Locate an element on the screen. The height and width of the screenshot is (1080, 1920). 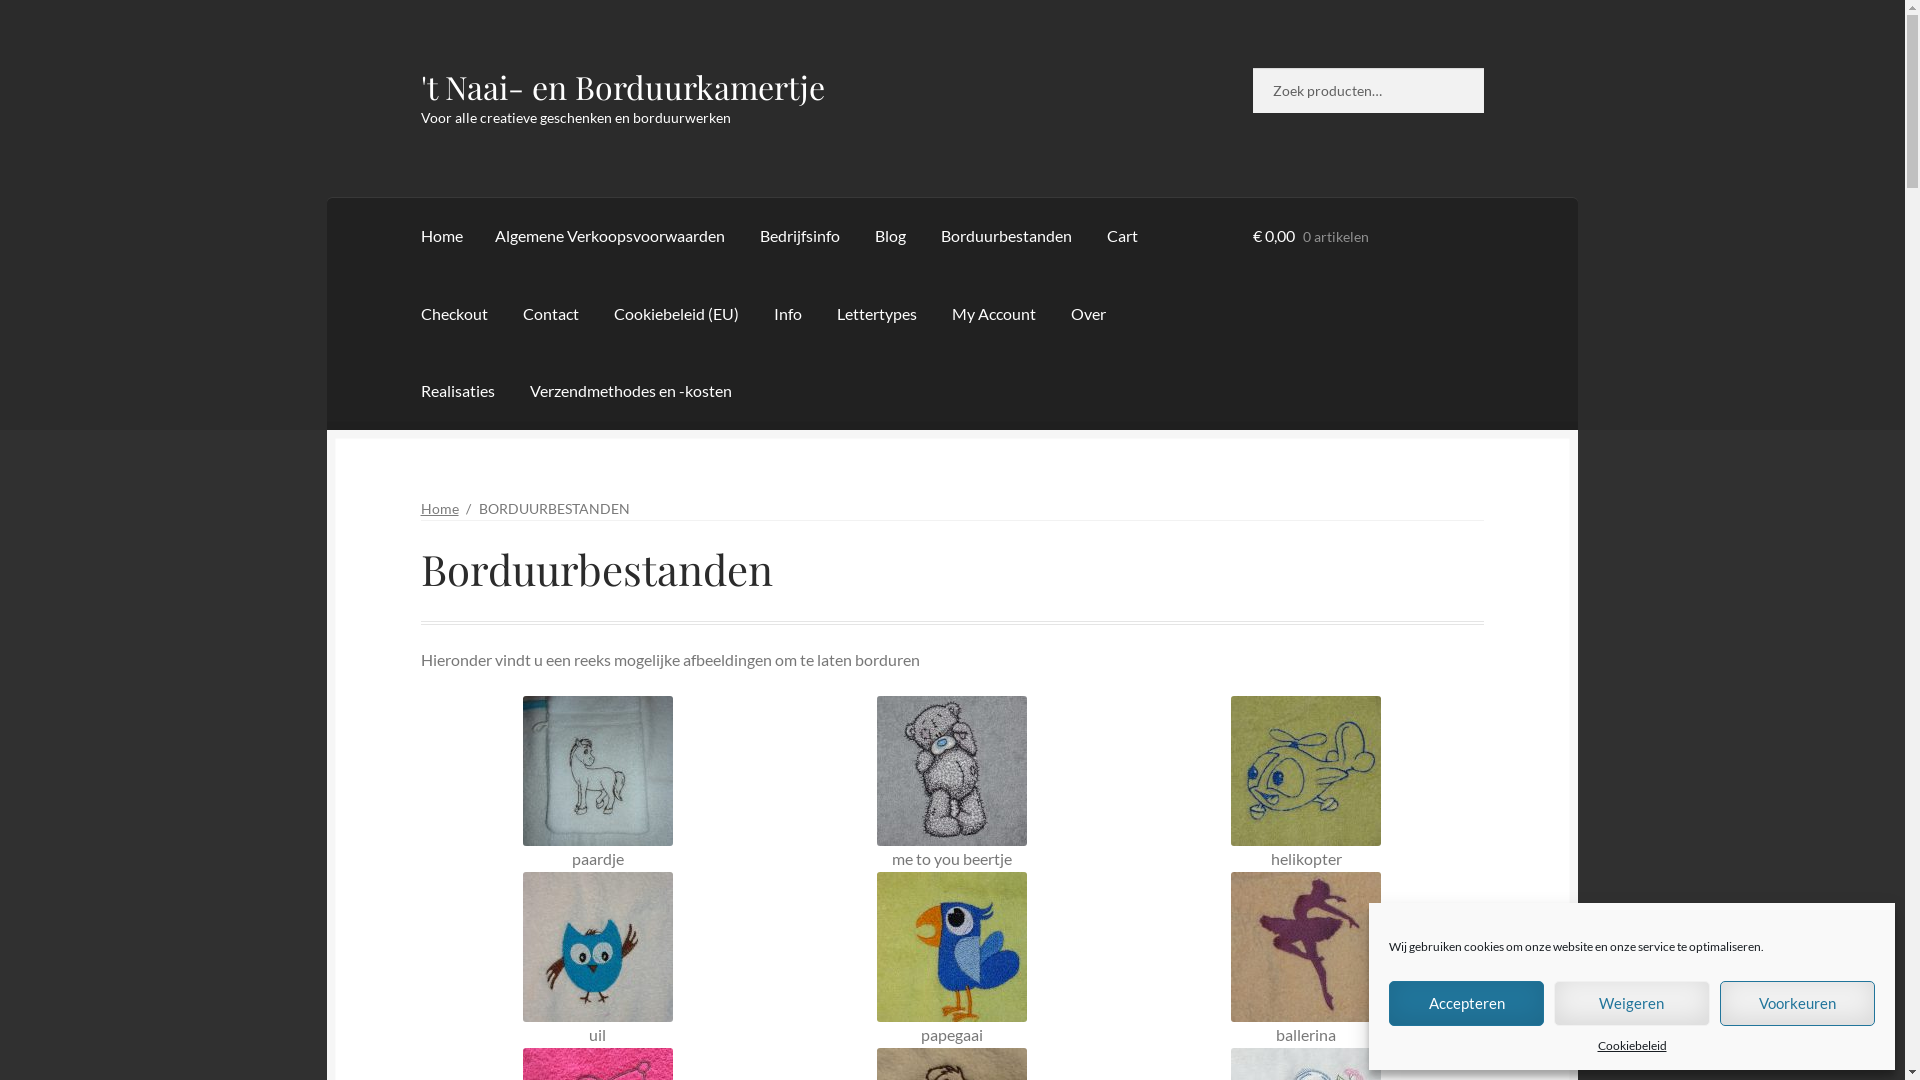
'Voorkeuren' is located at coordinates (1797, 1003).